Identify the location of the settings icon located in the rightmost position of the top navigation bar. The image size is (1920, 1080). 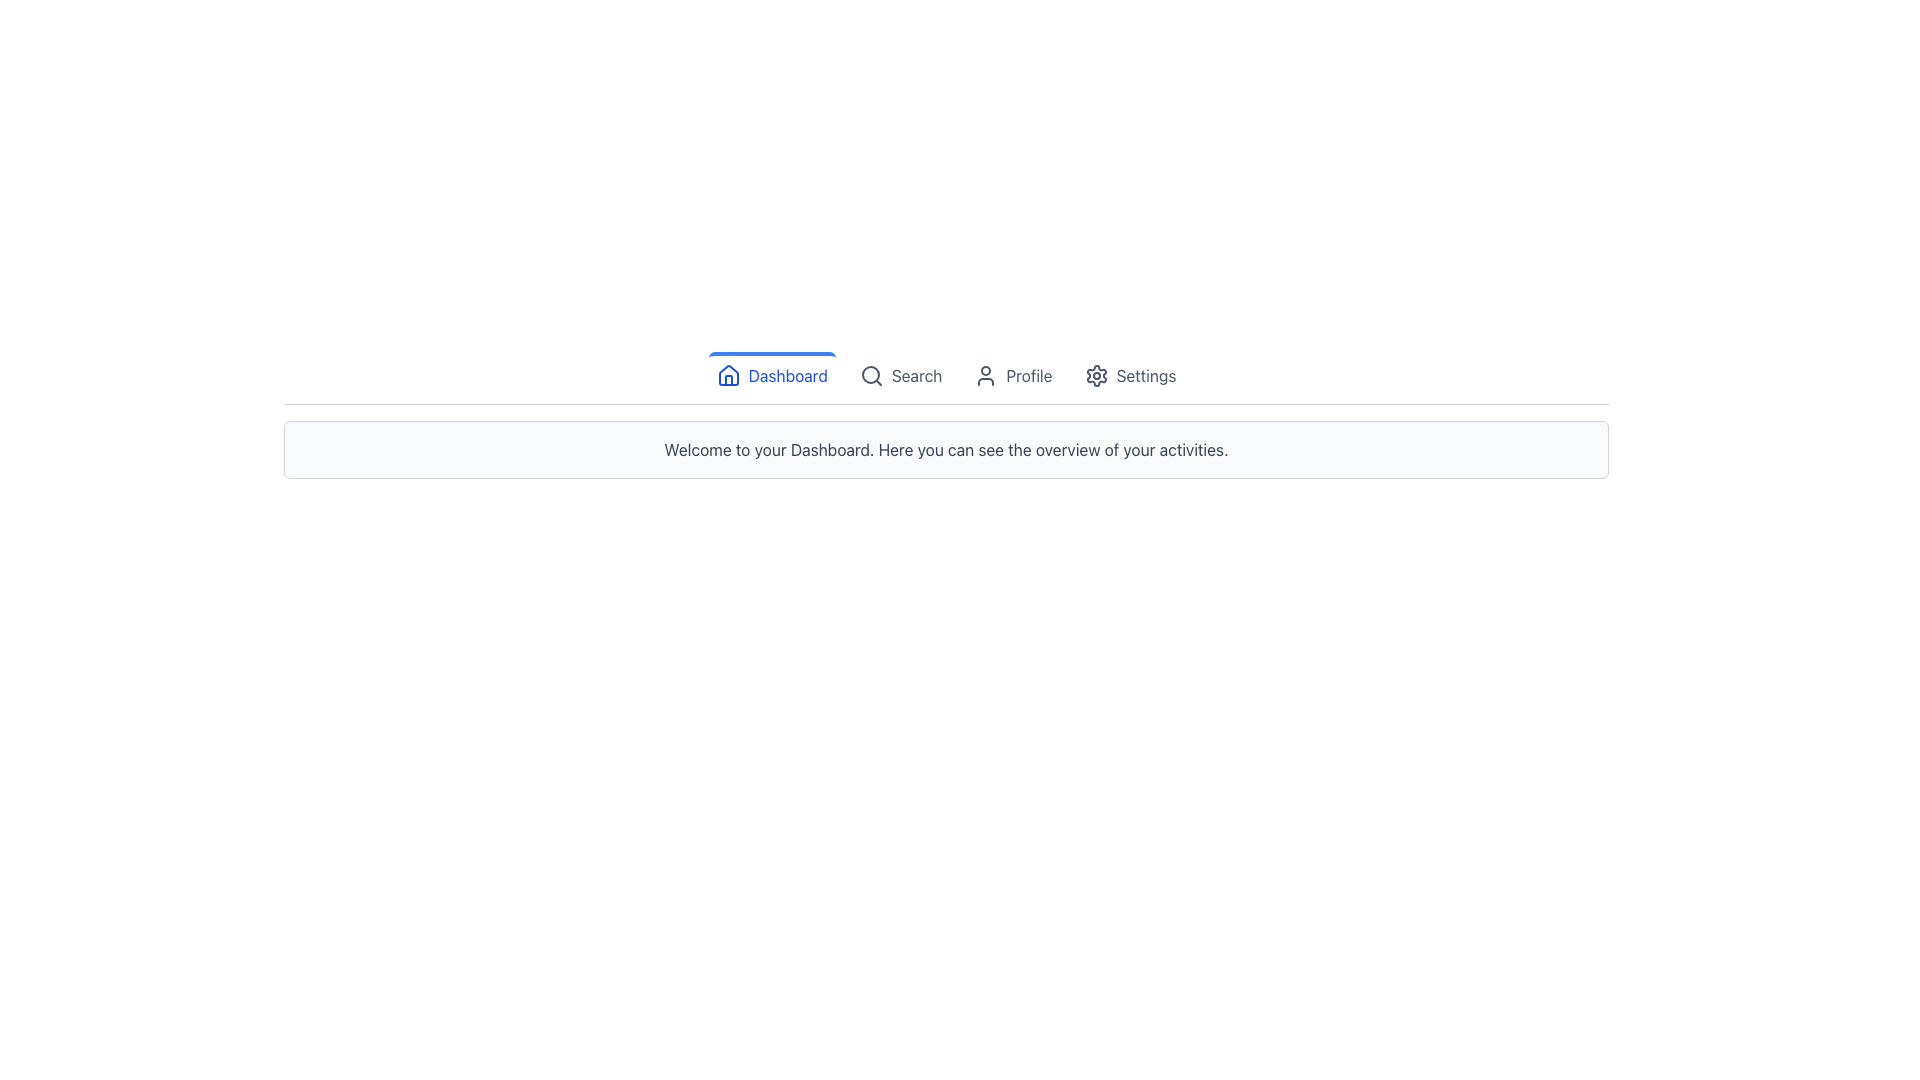
(1095, 375).